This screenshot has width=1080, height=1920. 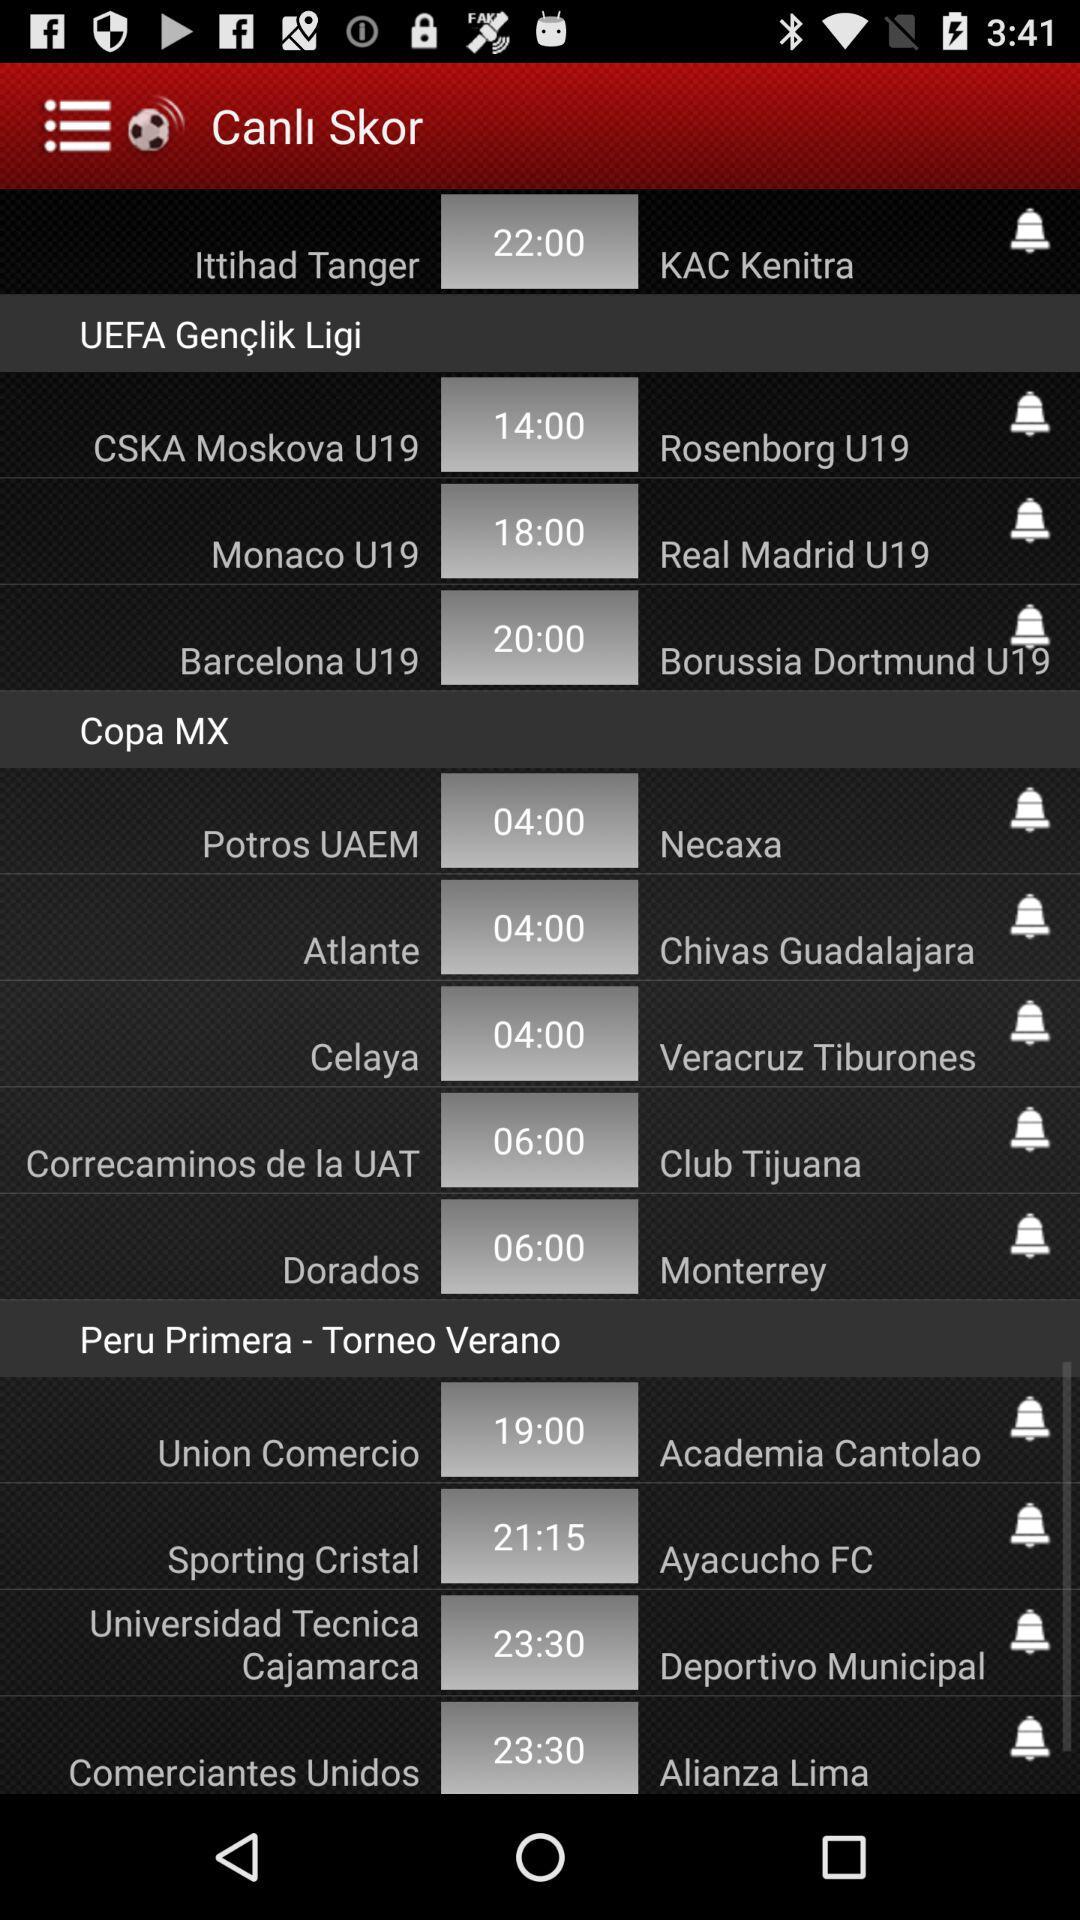 What do you see at coordinates (1029, 1235) in the screenshot?
I see `notification bell` at bounding box center [1029, 1235].